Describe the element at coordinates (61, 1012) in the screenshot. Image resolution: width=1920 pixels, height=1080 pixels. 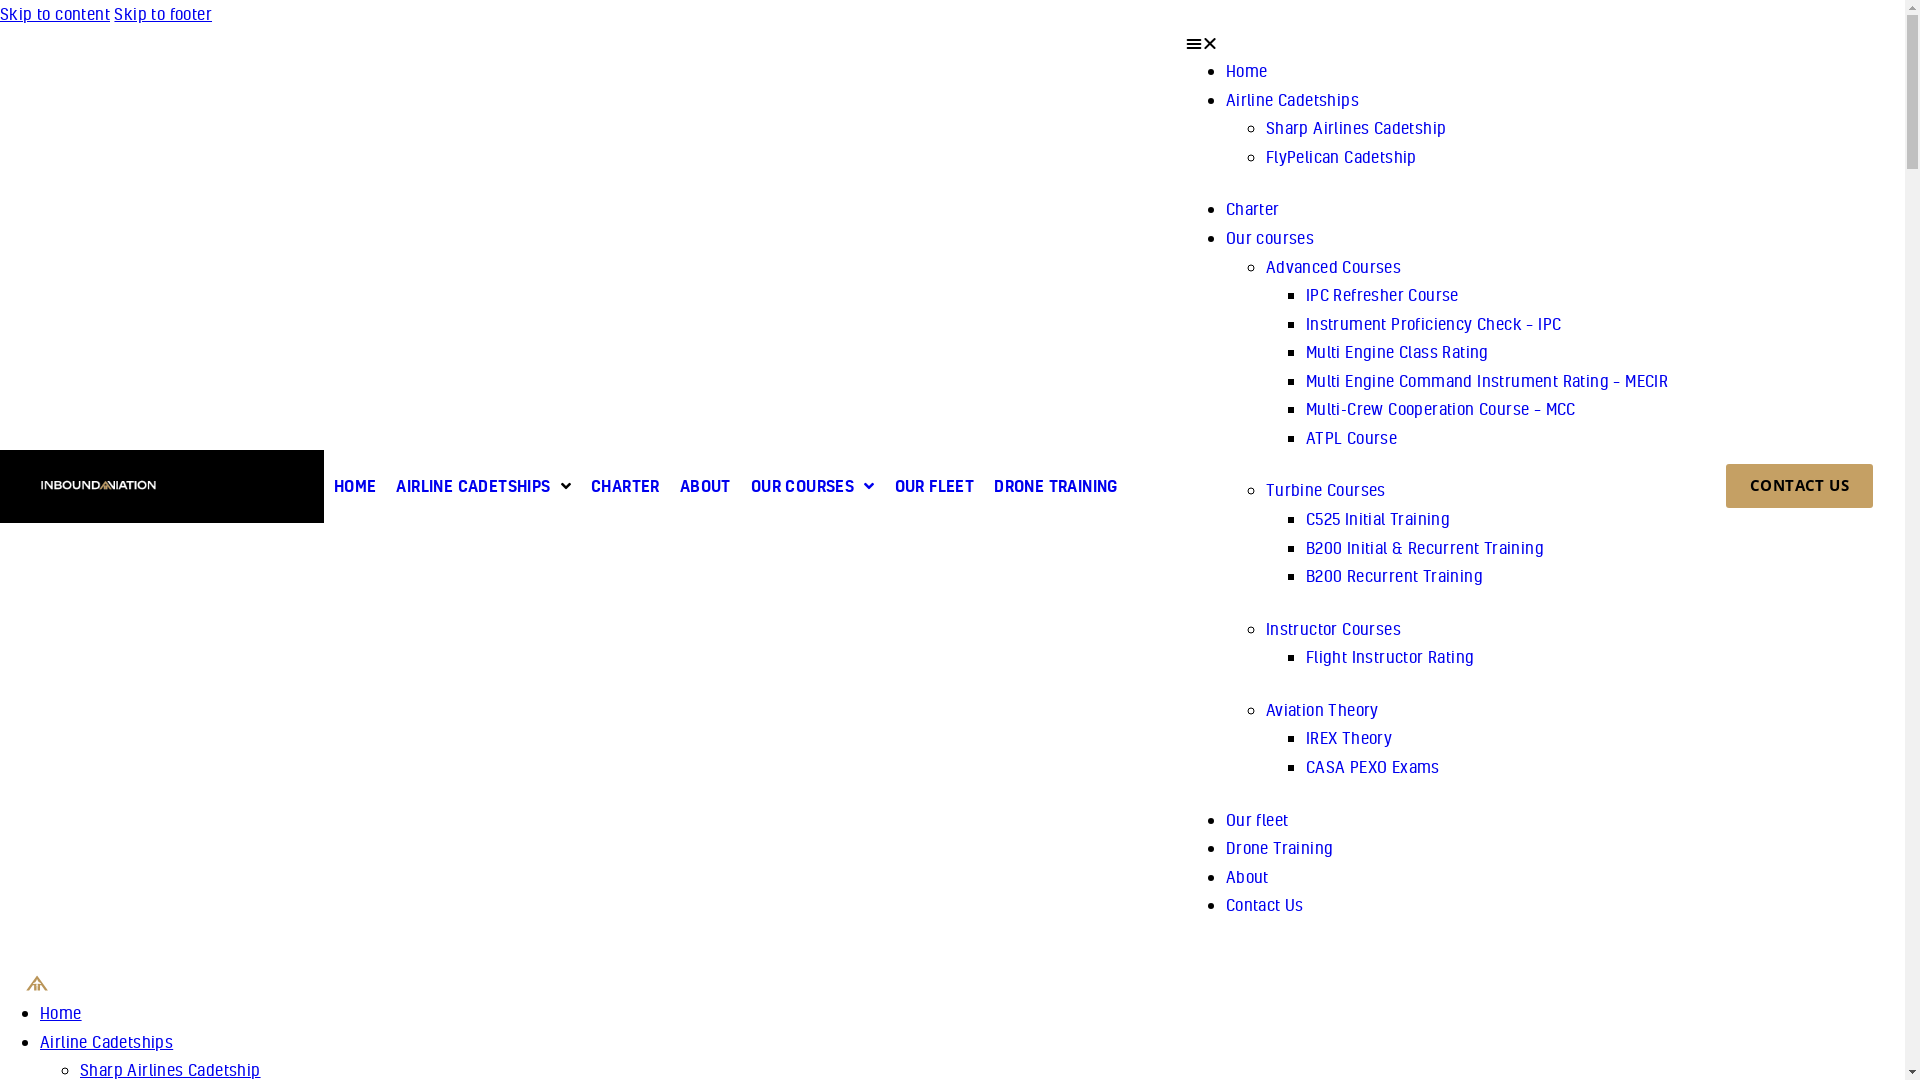
I see `'Home'` at that location.